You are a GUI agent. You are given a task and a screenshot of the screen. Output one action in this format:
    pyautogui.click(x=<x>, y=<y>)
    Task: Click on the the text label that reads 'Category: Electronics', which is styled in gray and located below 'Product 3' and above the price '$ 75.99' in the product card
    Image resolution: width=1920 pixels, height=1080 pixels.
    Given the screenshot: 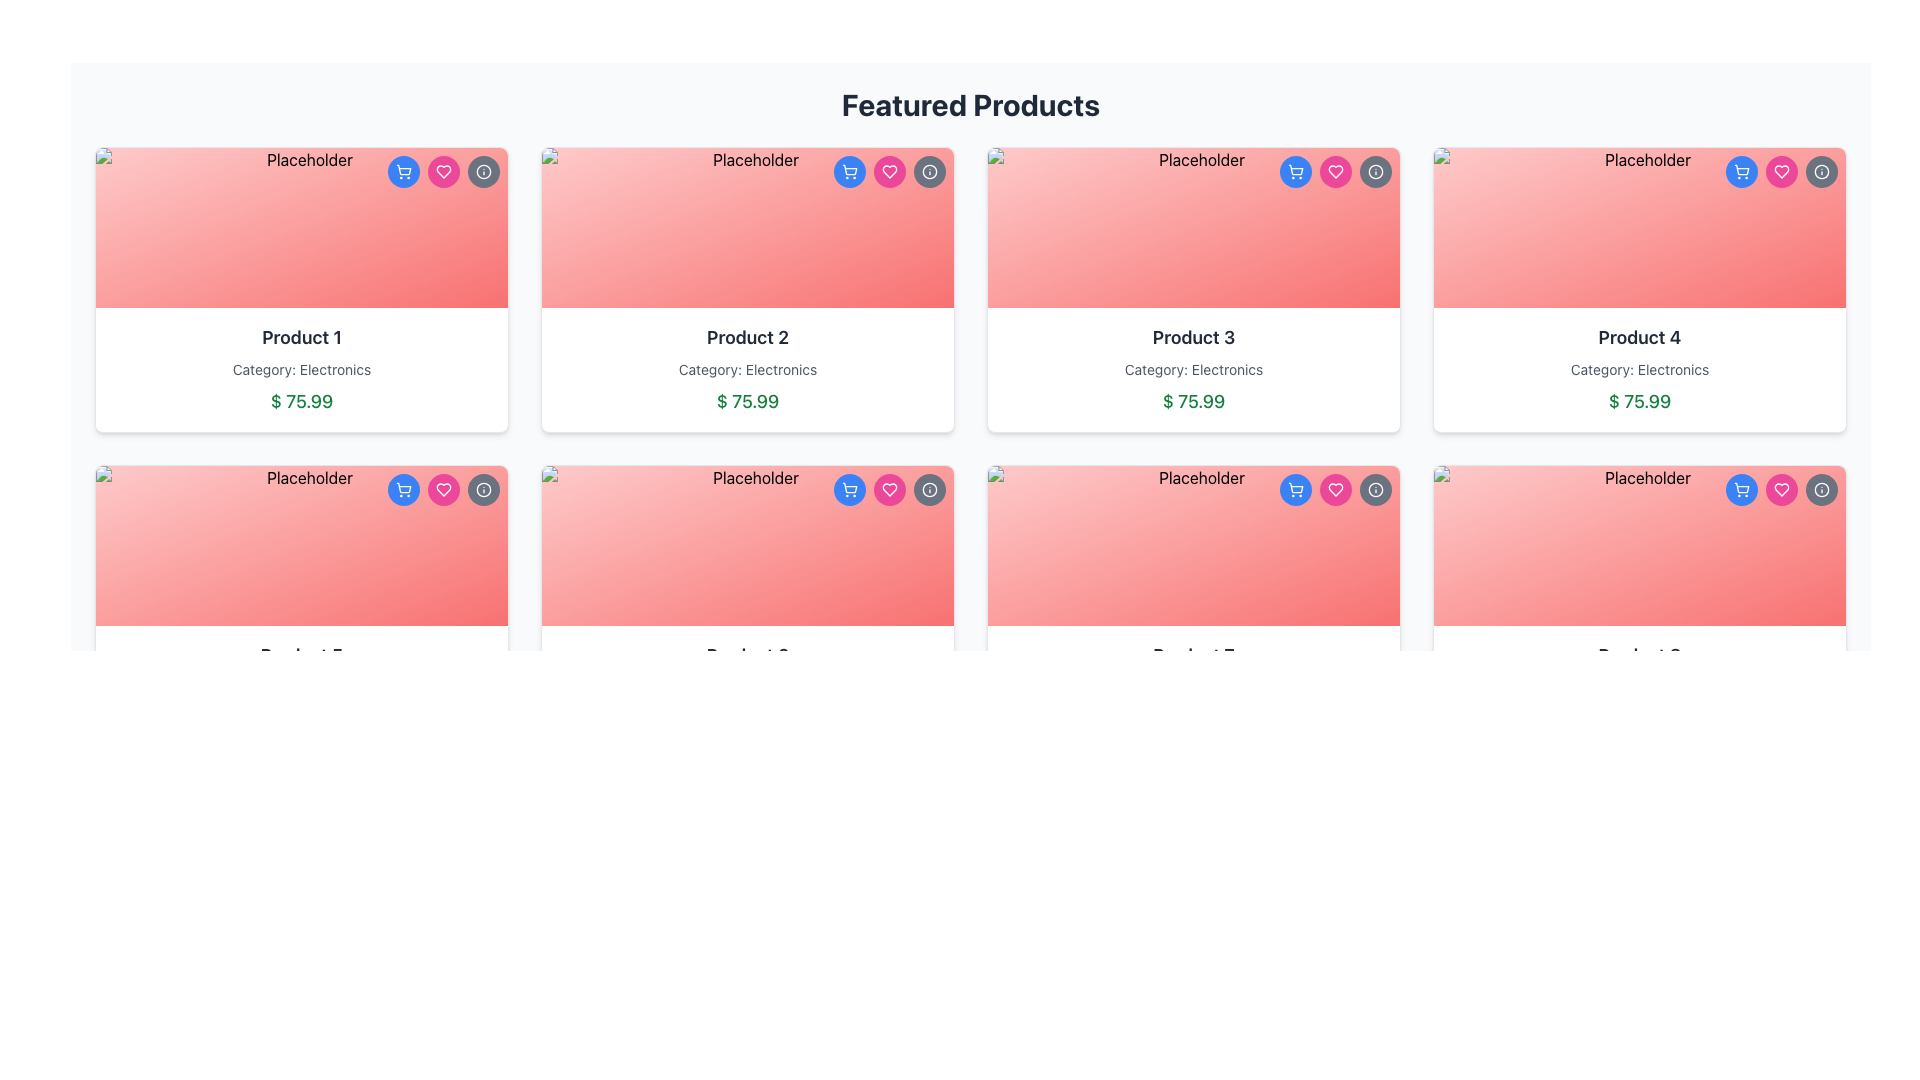 What is the action you would take?
    pyautogui.click(x=1194, y=370)
    